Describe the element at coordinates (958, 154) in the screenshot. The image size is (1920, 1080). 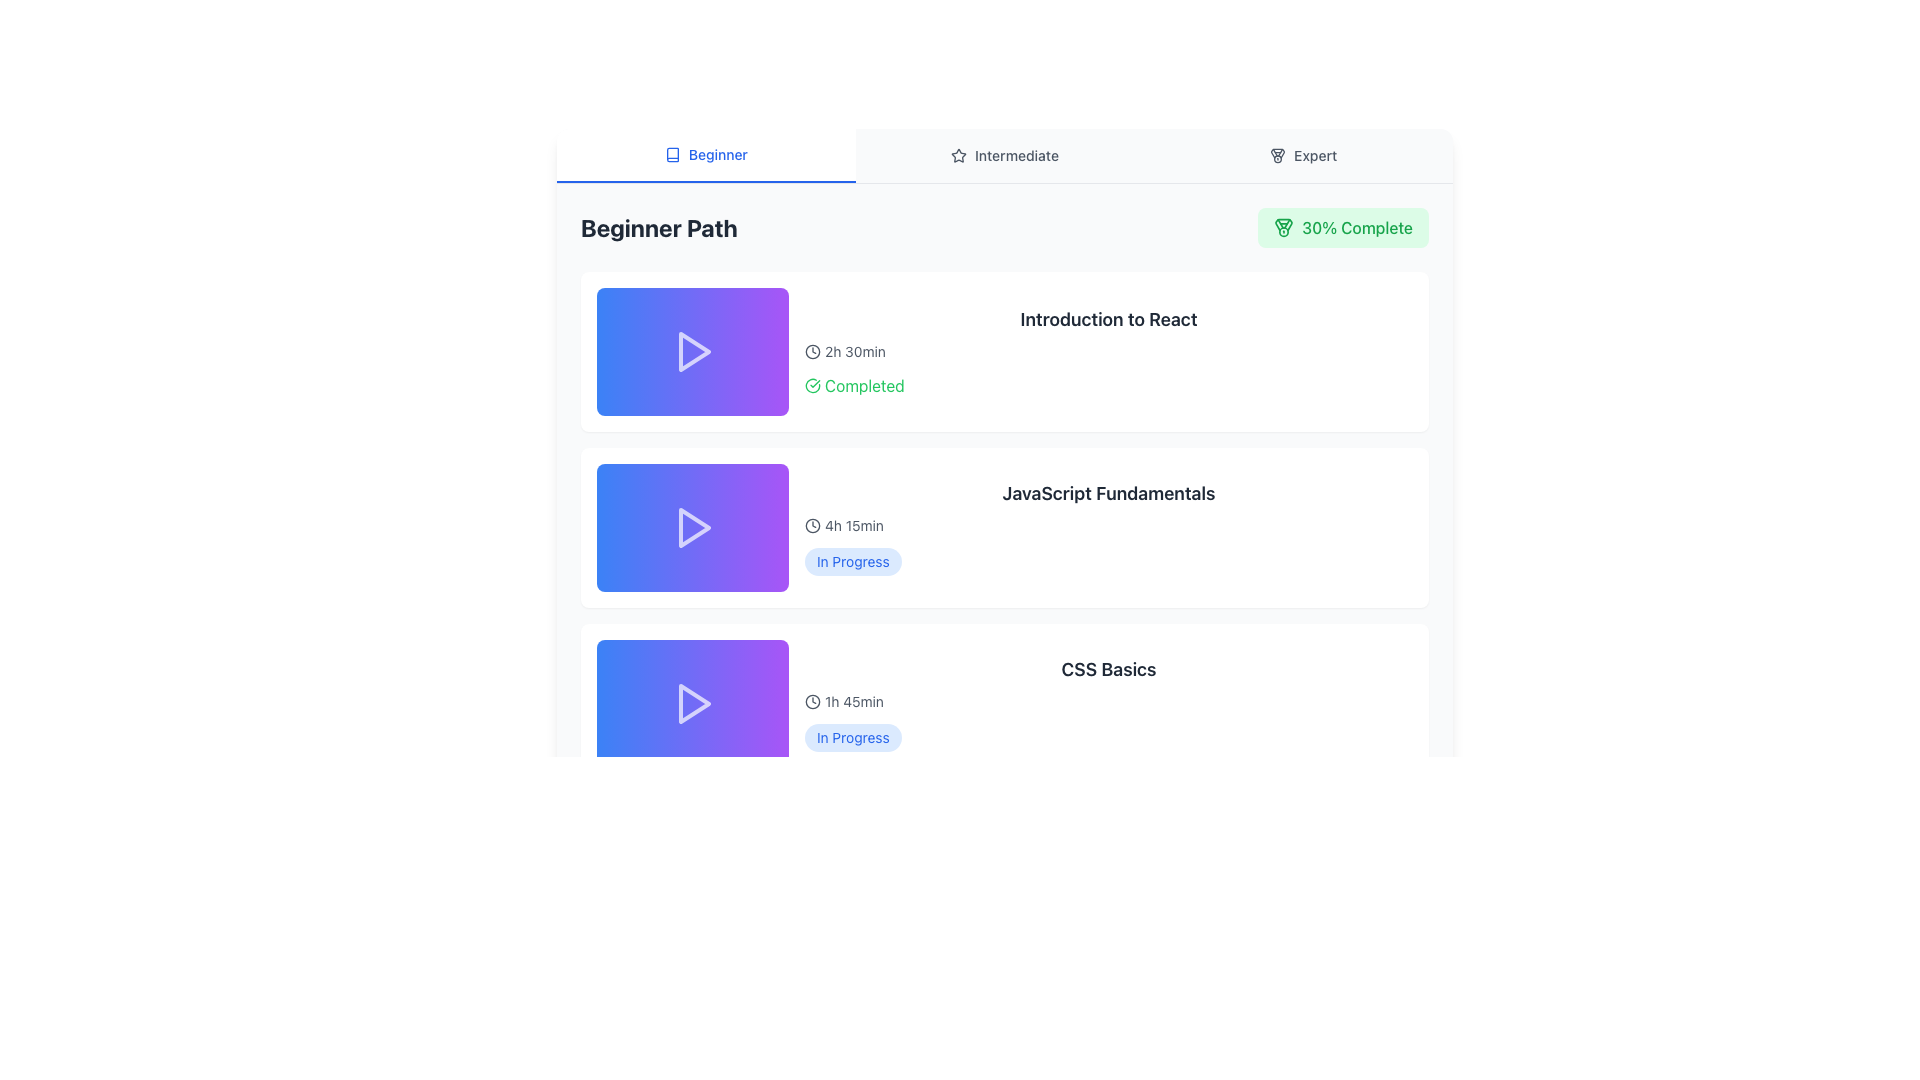
I see `the center of the outlined star-shaped icon located in the top-right section of the interface for interaction` at that location.